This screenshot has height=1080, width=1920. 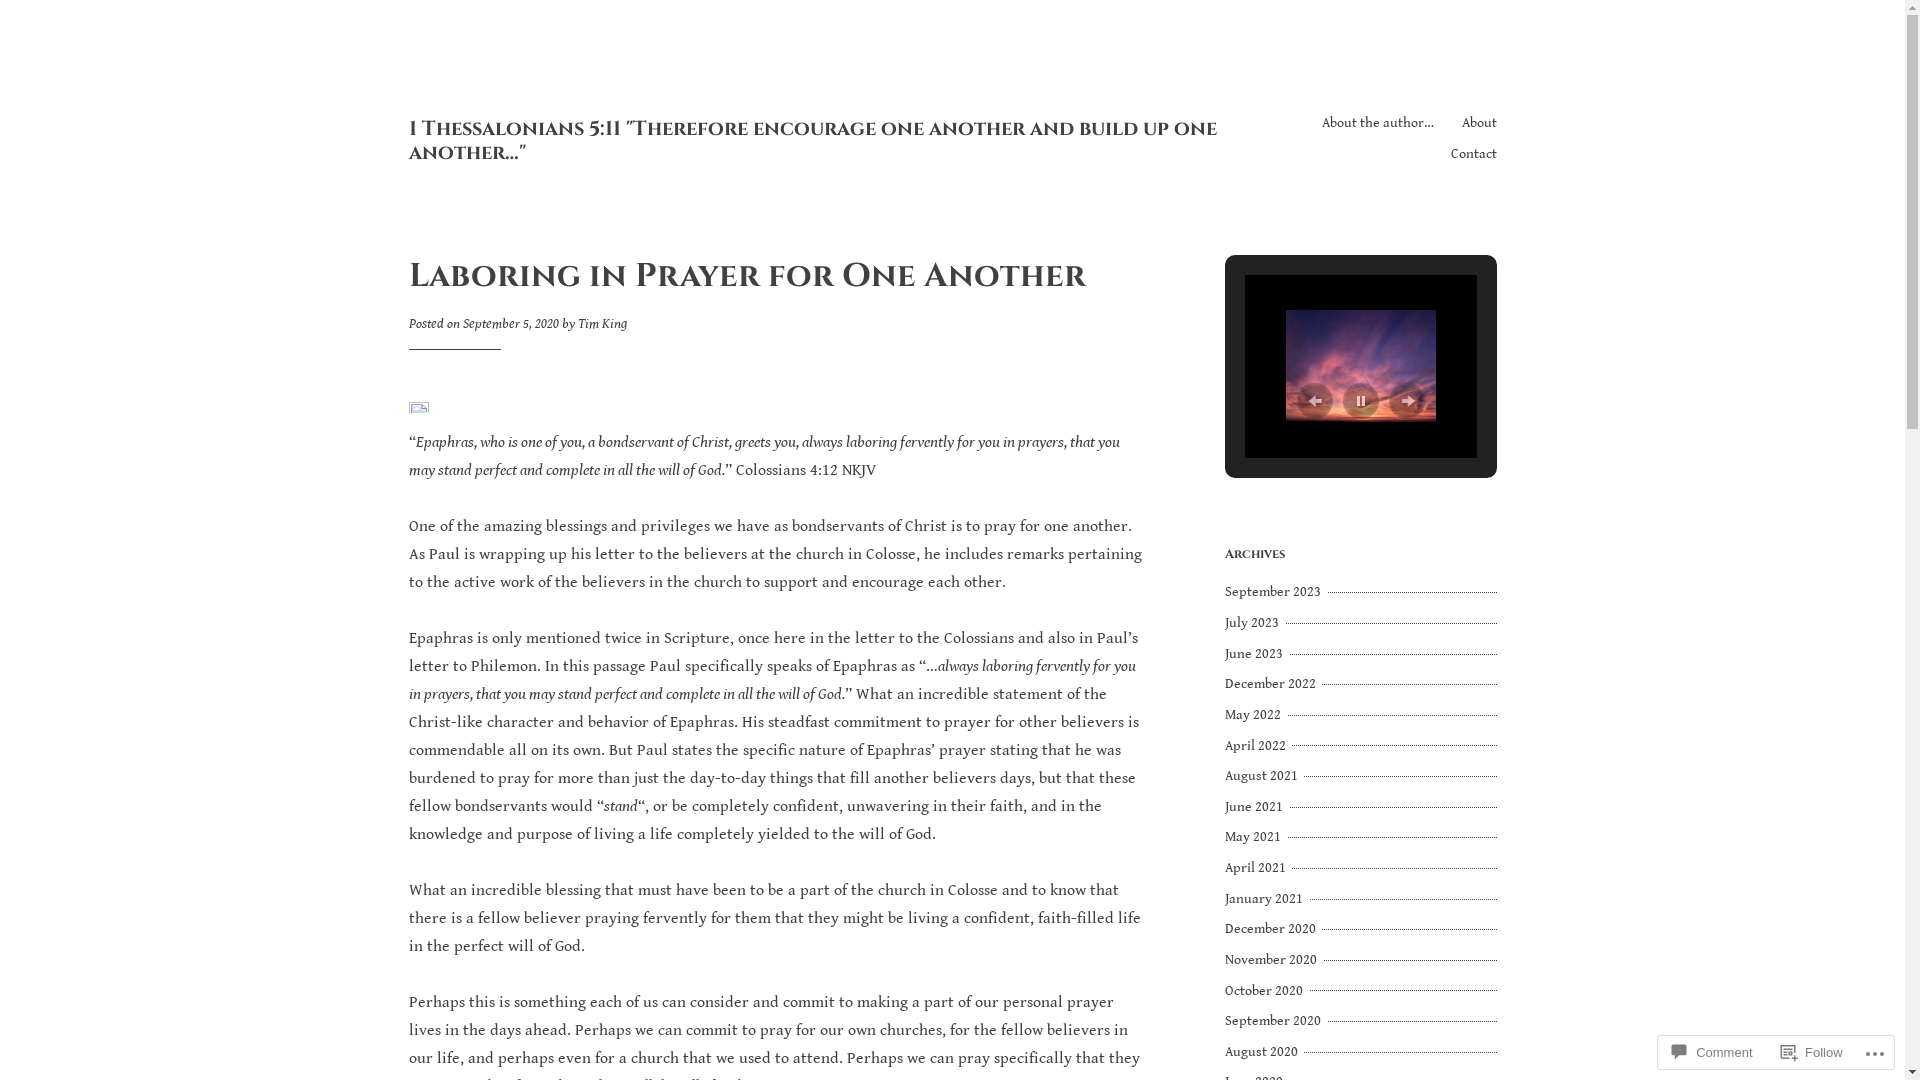 I want to click on 'May 2021', so click(x=1253, y=837).